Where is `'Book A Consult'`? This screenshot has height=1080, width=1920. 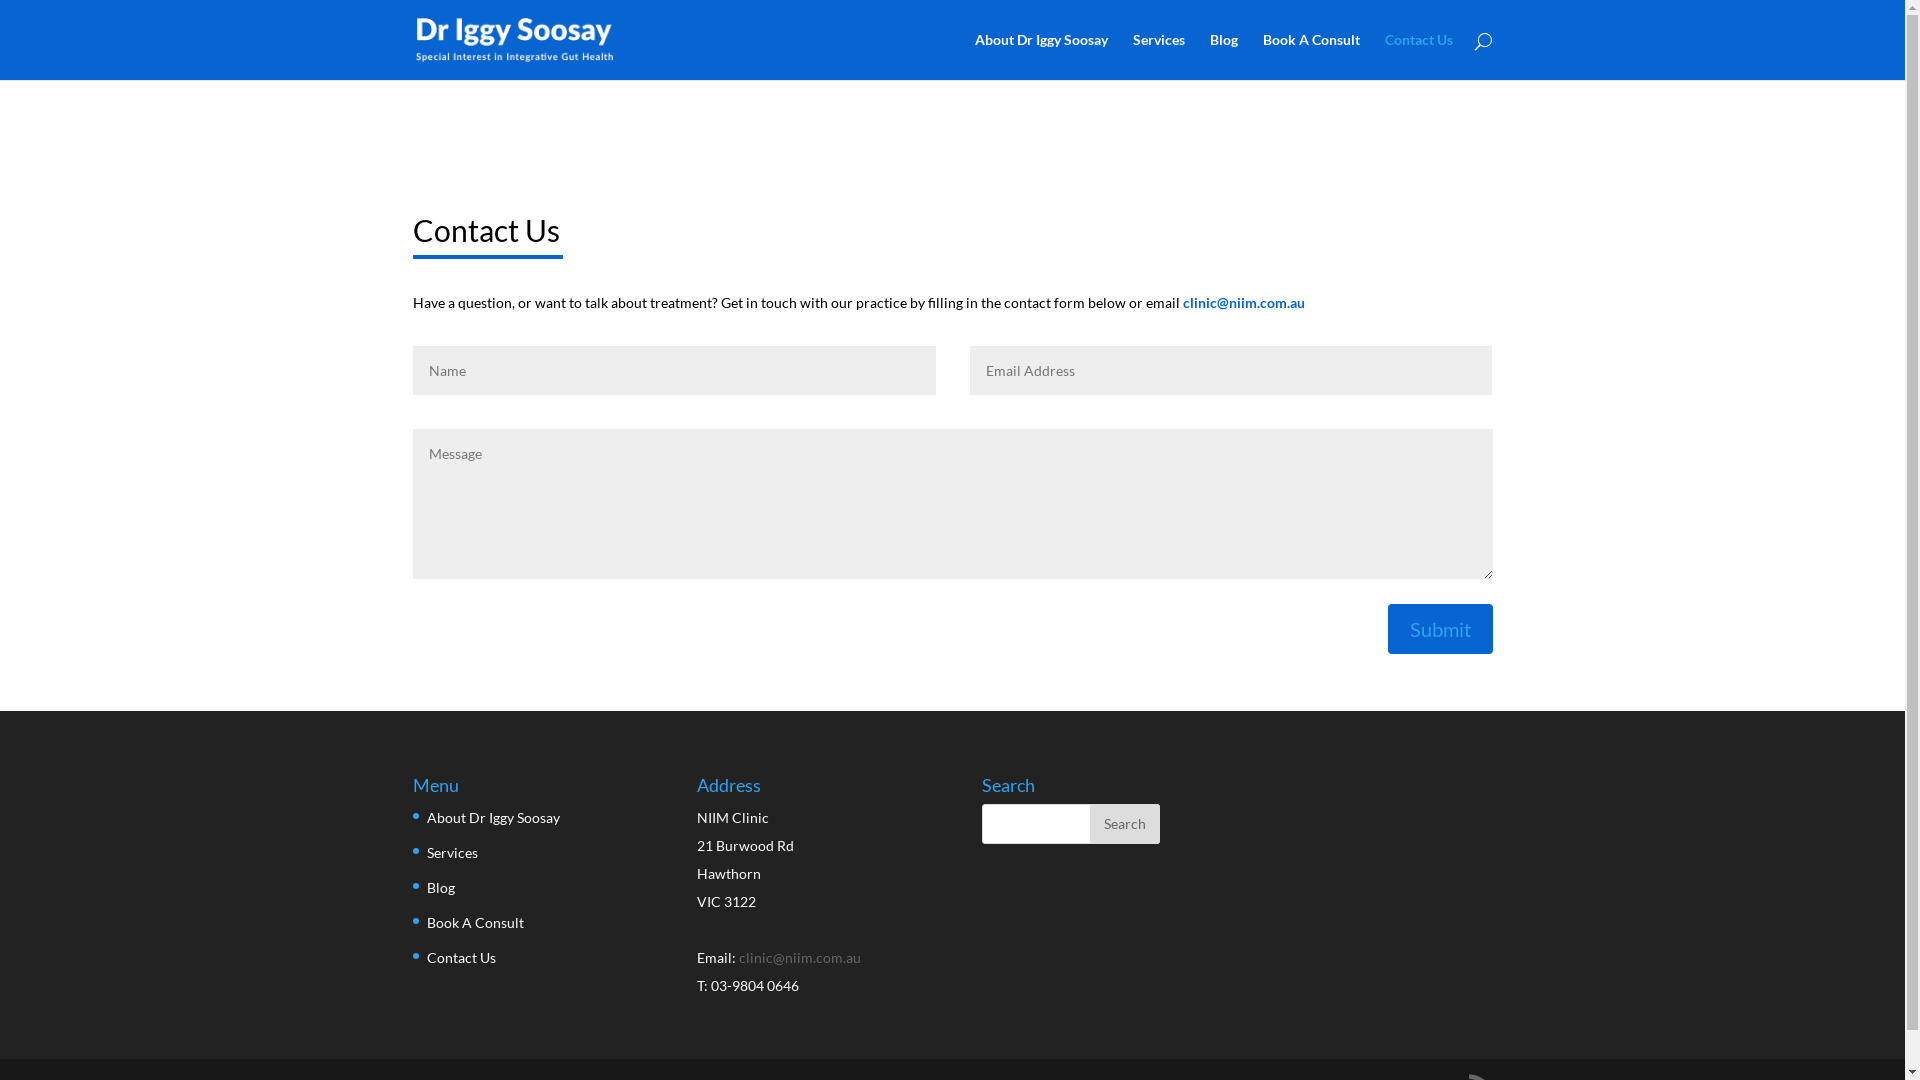
'Book A Consult' is located at coordinates (425, 922).